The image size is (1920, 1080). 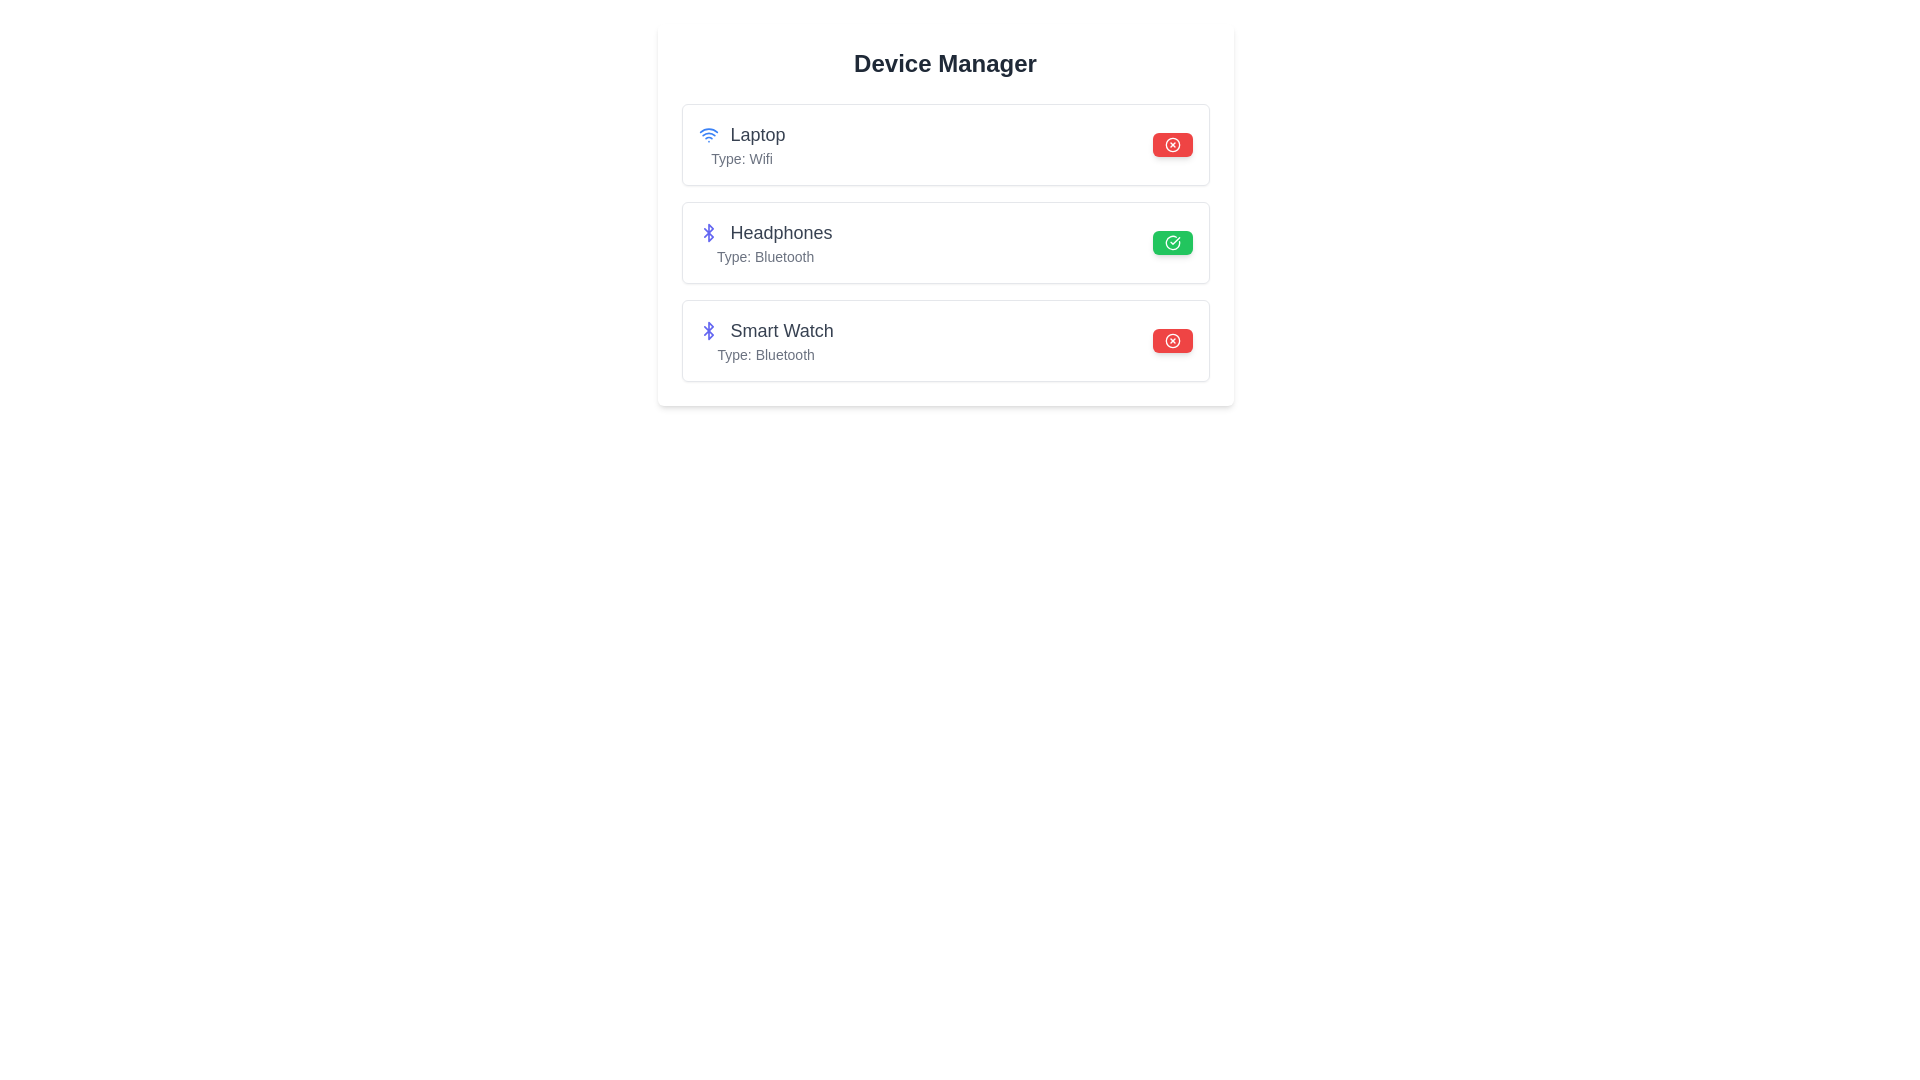 I want to click on the 'Headphones' text label, which is displayed in a medium-sized light gray font, centered vertically in its area and located in the second row of a vertically stacked list under the 'Device Manager' header, so click(x=780, y=231).